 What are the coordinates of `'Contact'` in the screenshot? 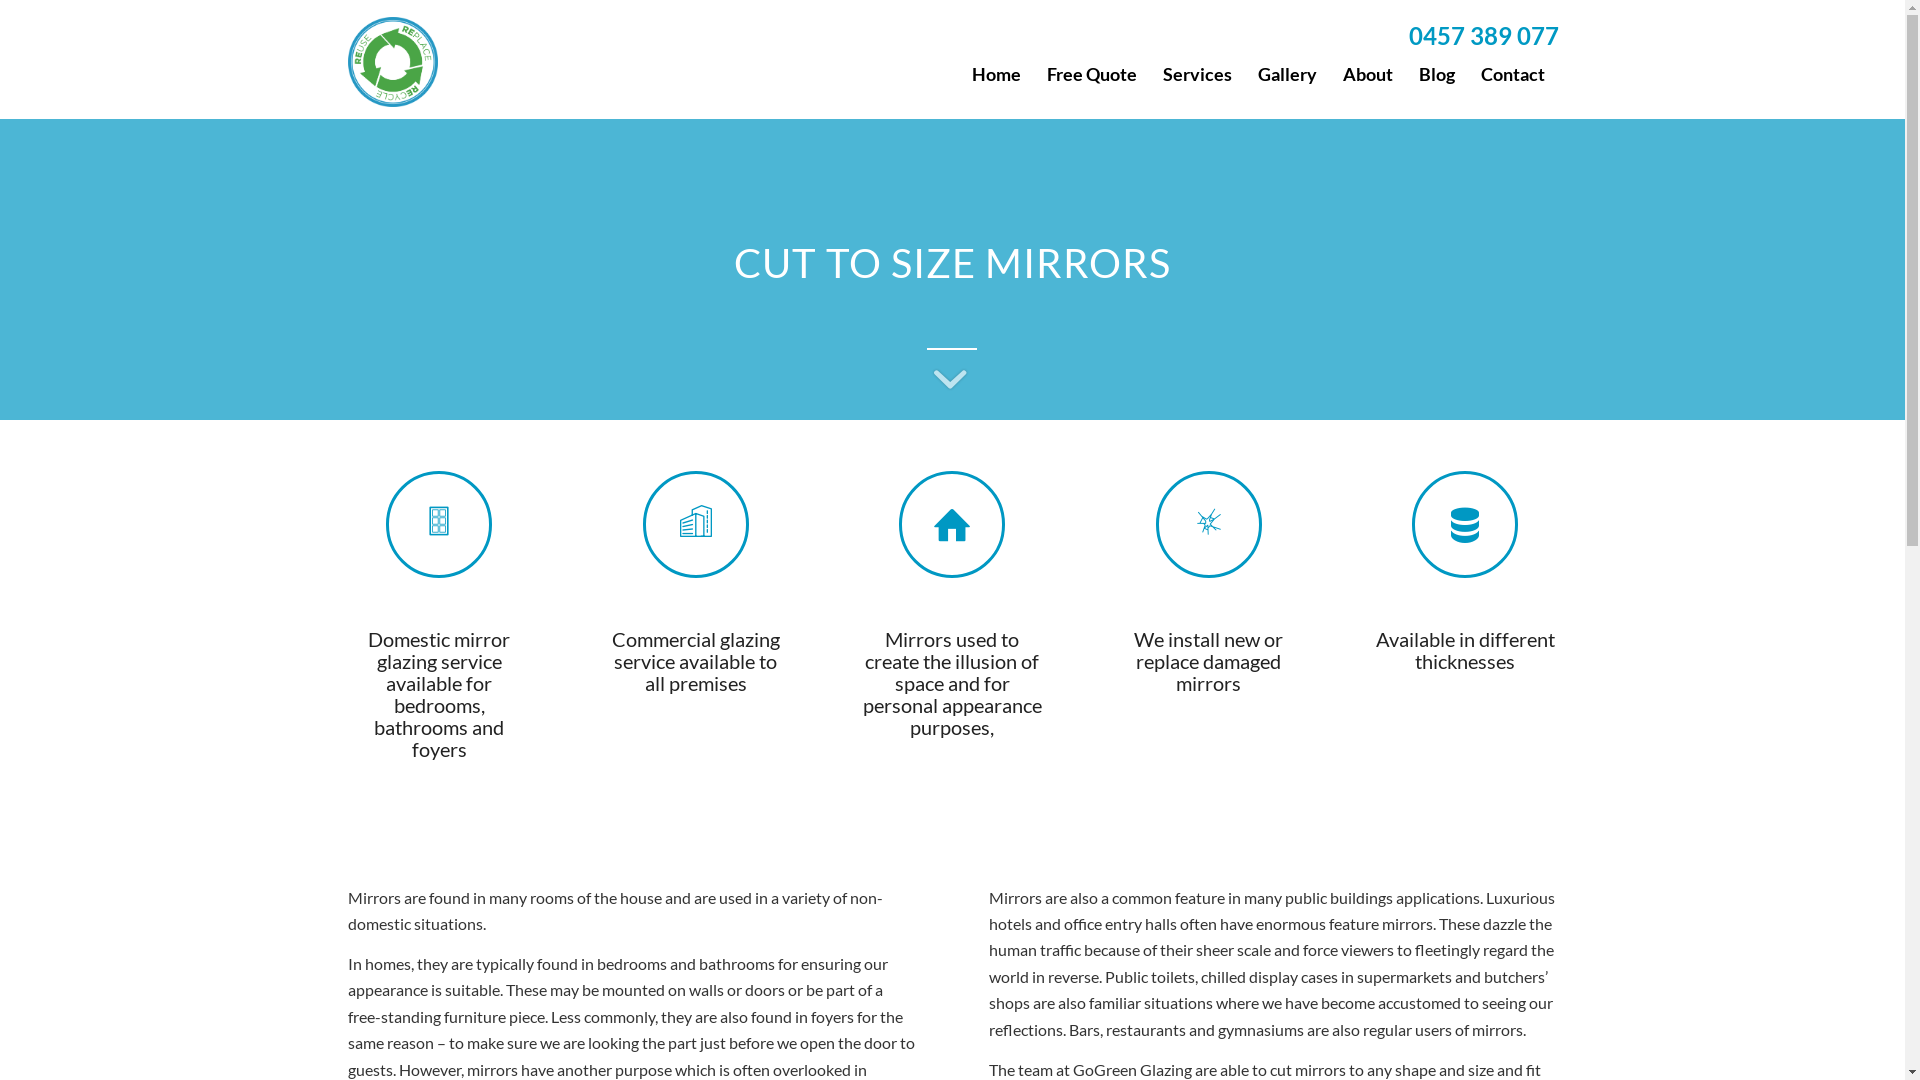 It's located at (1512, 72).